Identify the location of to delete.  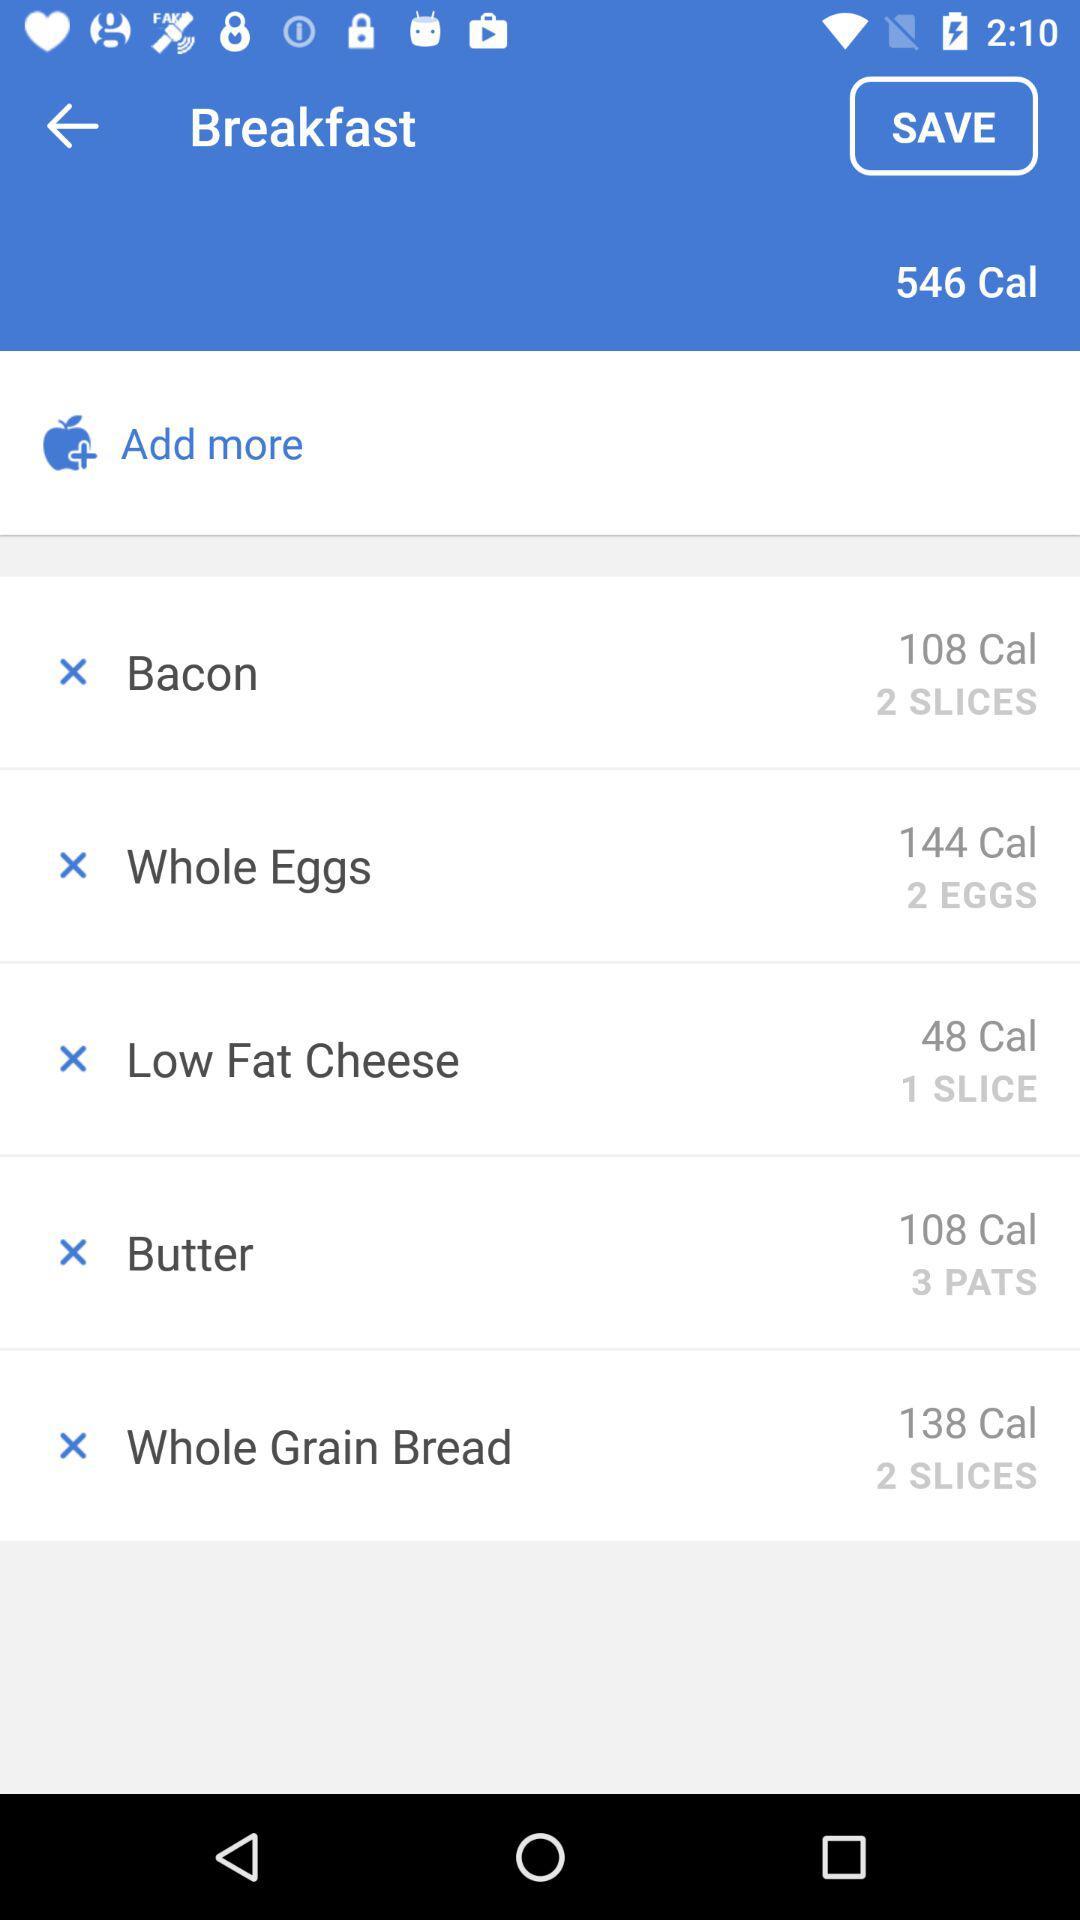
(61, 672).